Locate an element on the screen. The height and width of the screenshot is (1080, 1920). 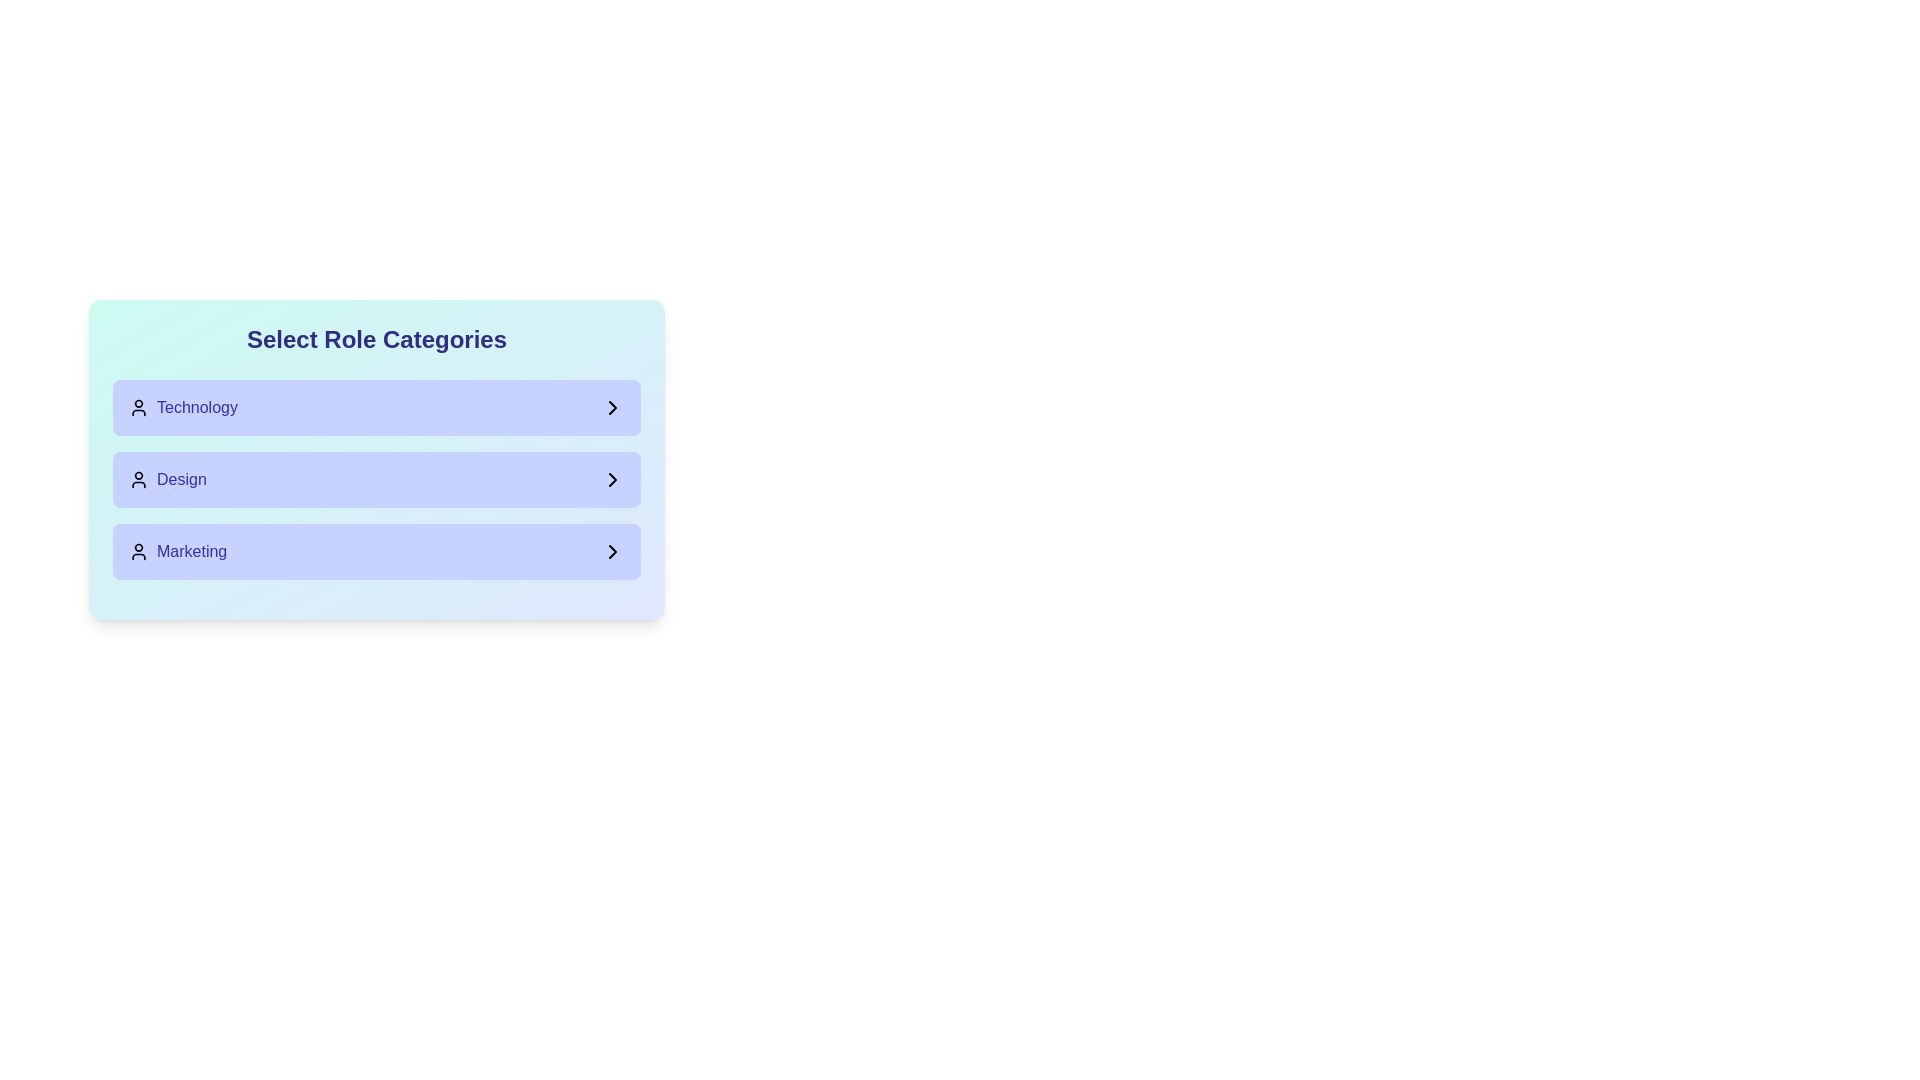
the chevron icon located at the far-right end of the 'Technology' button in the 'Select Role Categories' section is located at coordinates (612, 407).